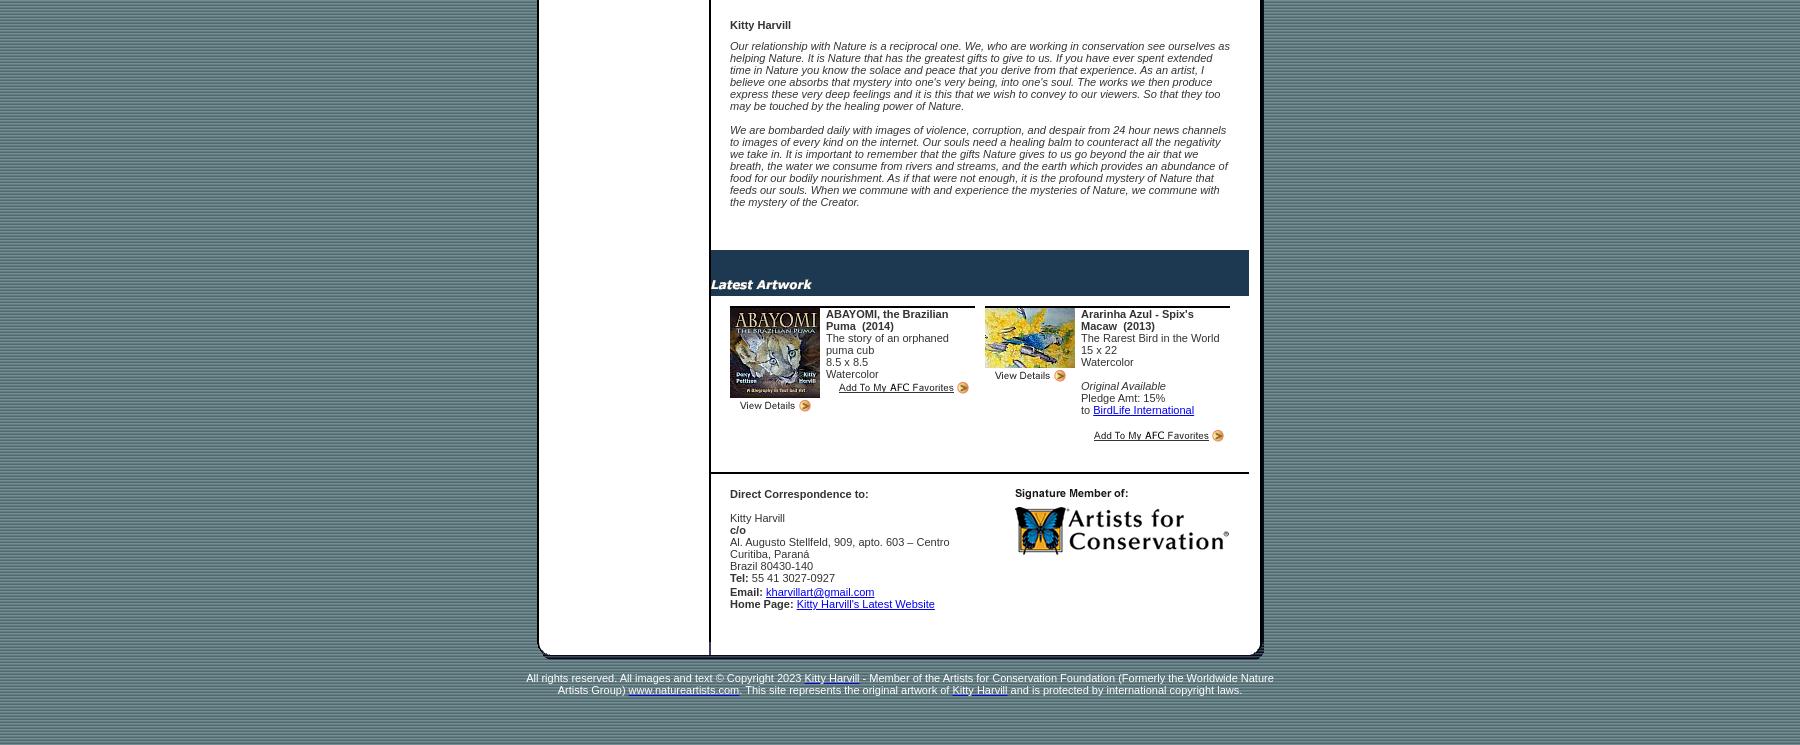  What do you see at coordinates (839, 540) in the screenshot?
I see `'Al. Augusto Stellfeld, 909, apto. 603 – Centro'` at bounding box center [839, 540].